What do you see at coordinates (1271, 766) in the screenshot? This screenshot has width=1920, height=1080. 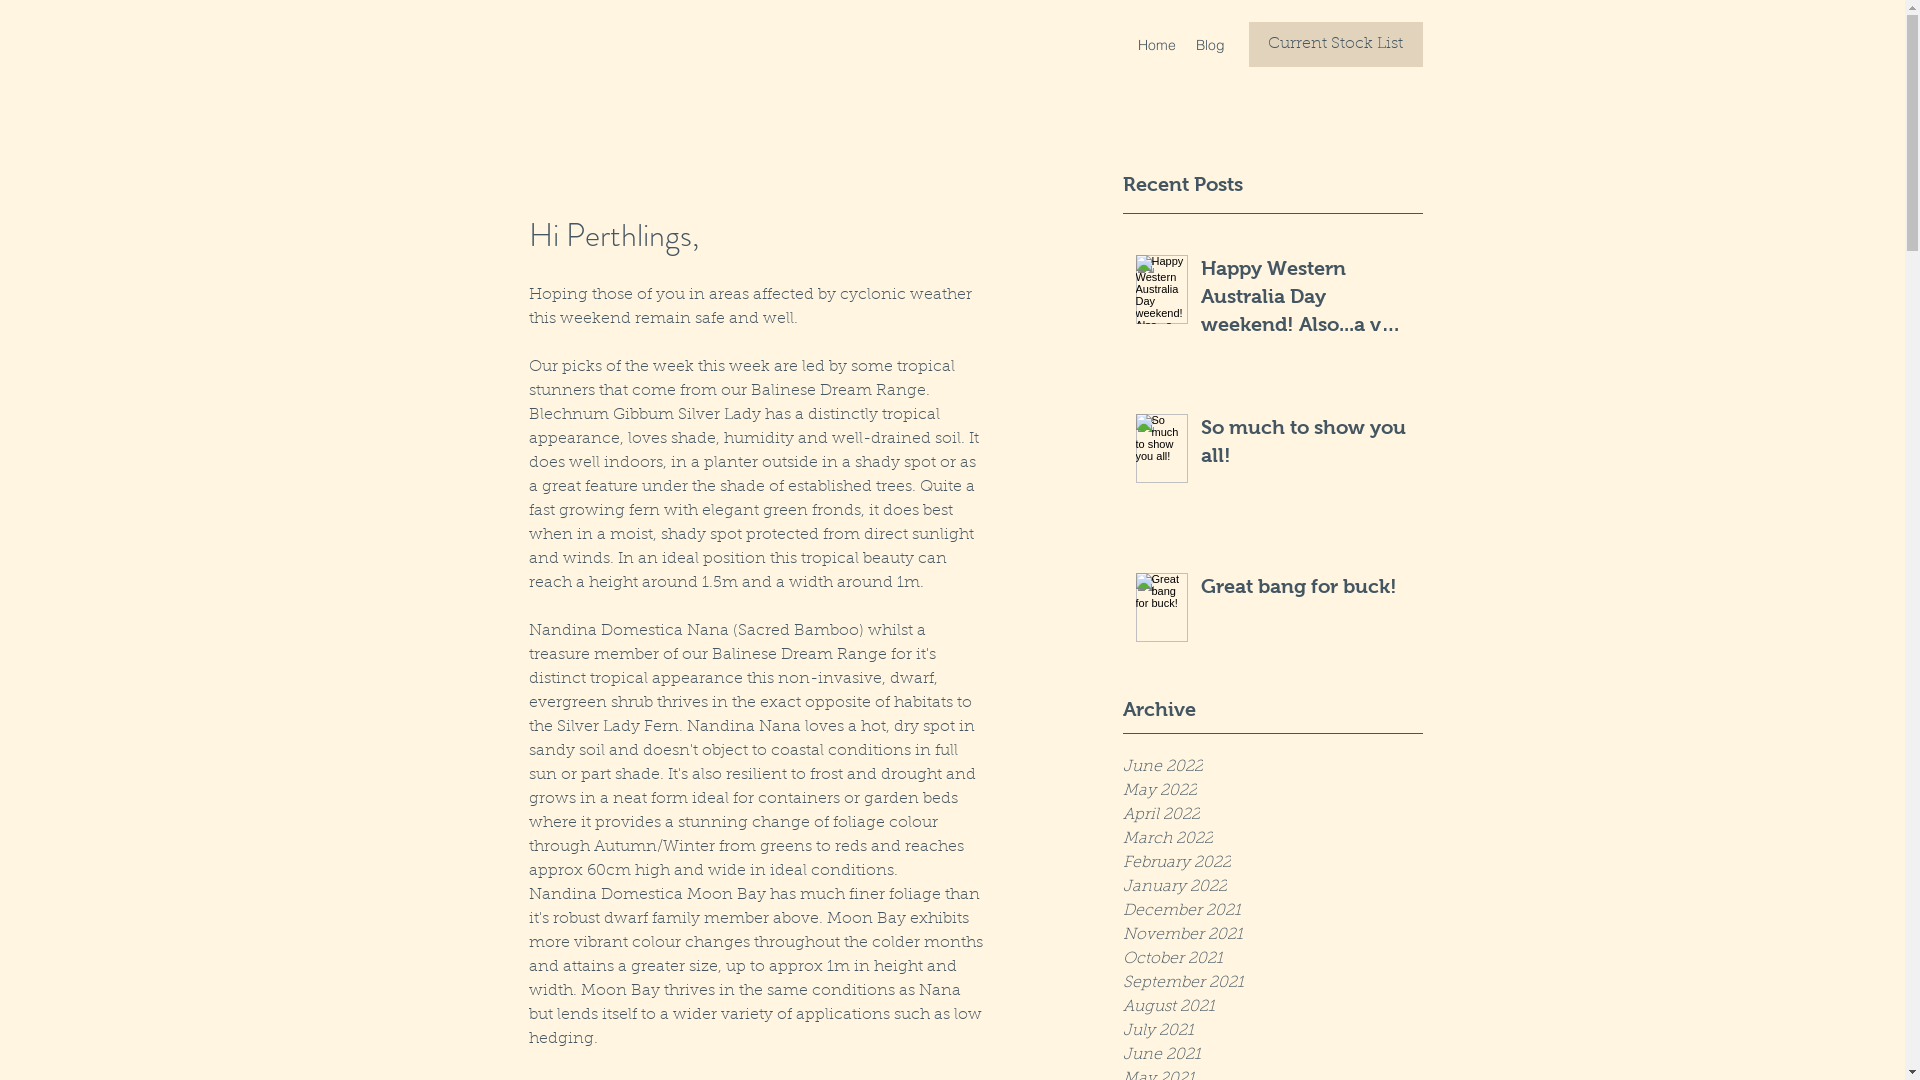 I see `'June 2022'` at bounding box center [1271, 766].